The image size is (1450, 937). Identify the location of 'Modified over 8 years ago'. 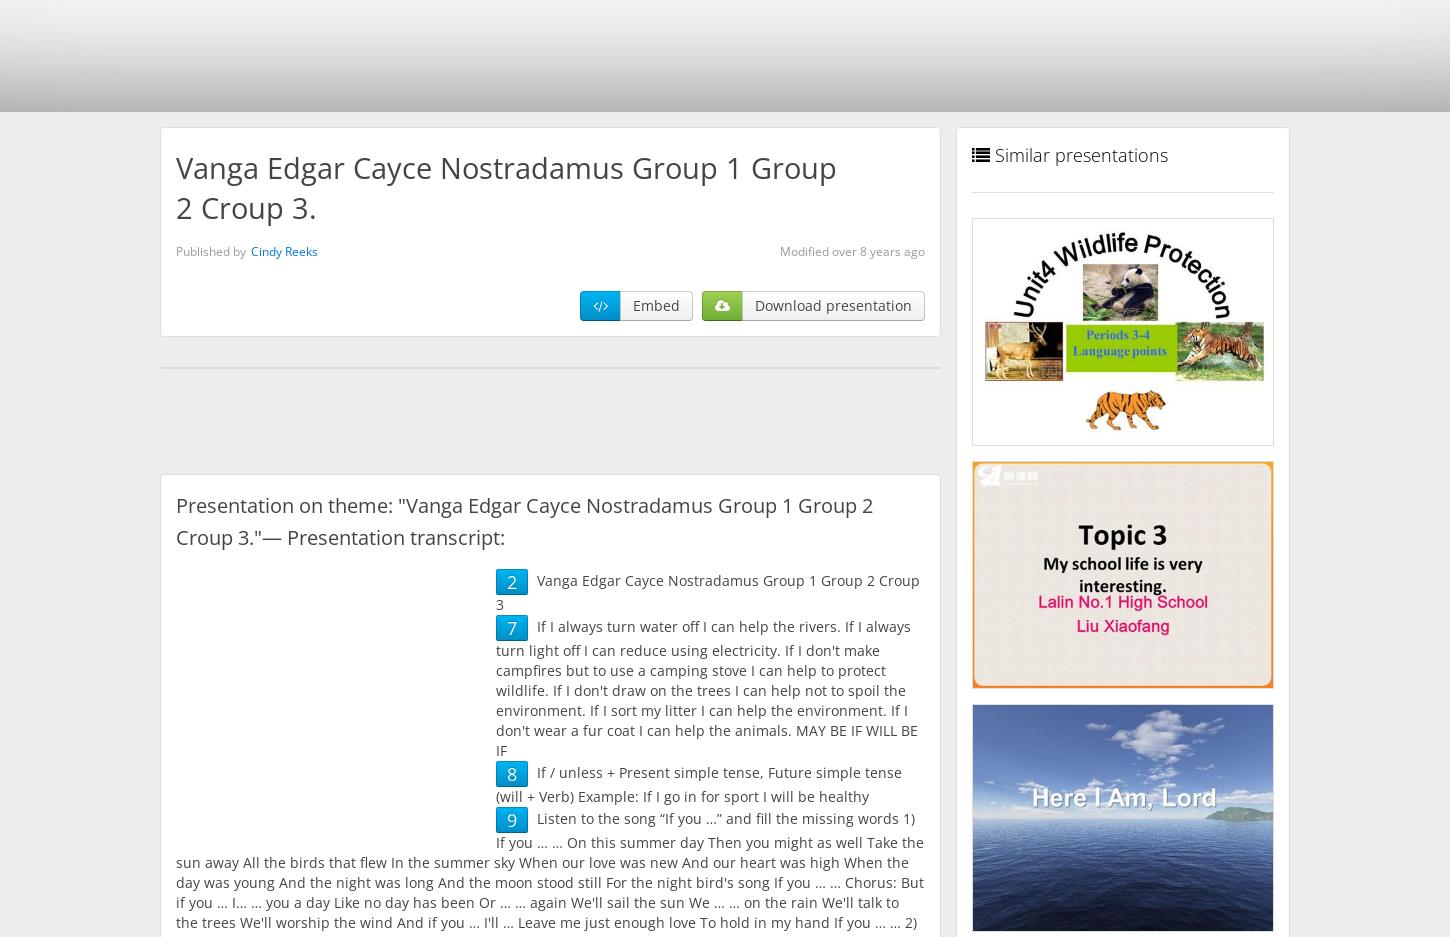
(850, 250).